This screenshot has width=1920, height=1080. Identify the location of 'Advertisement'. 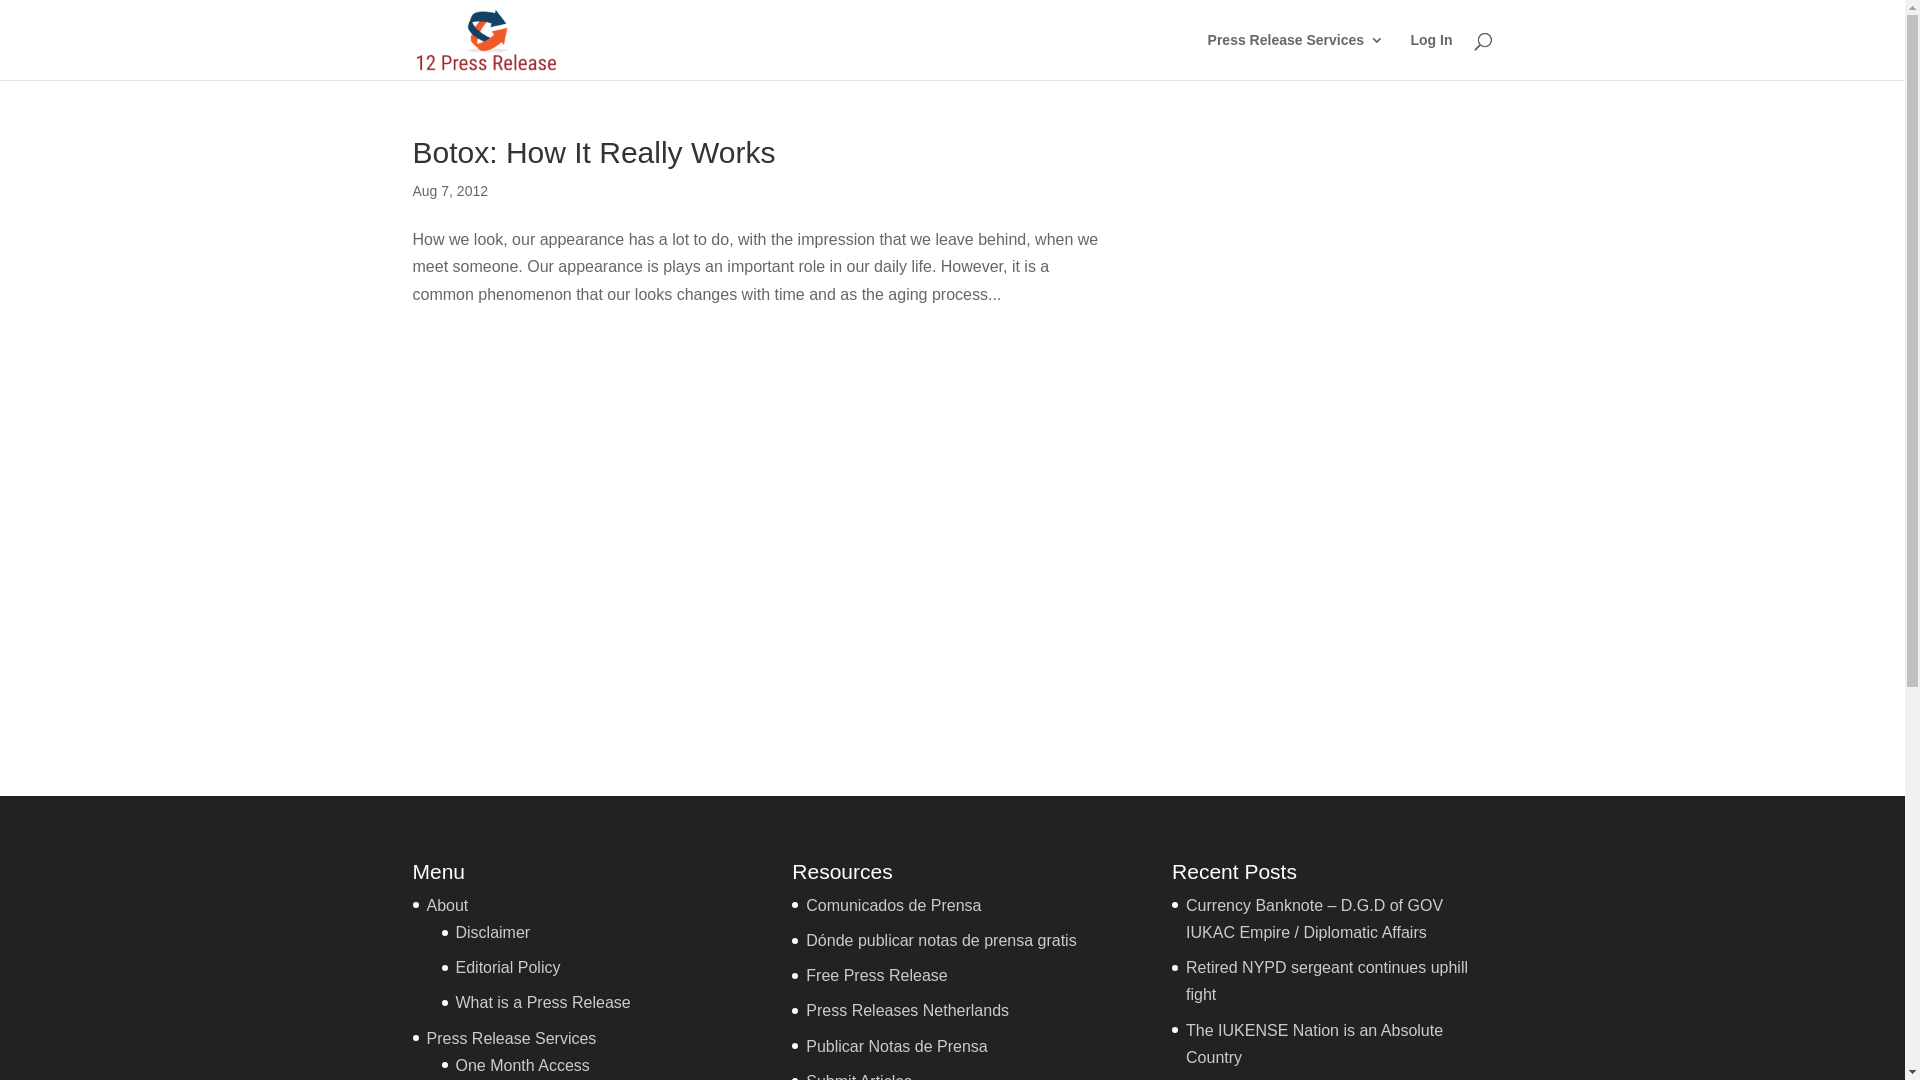
(1337, 437).